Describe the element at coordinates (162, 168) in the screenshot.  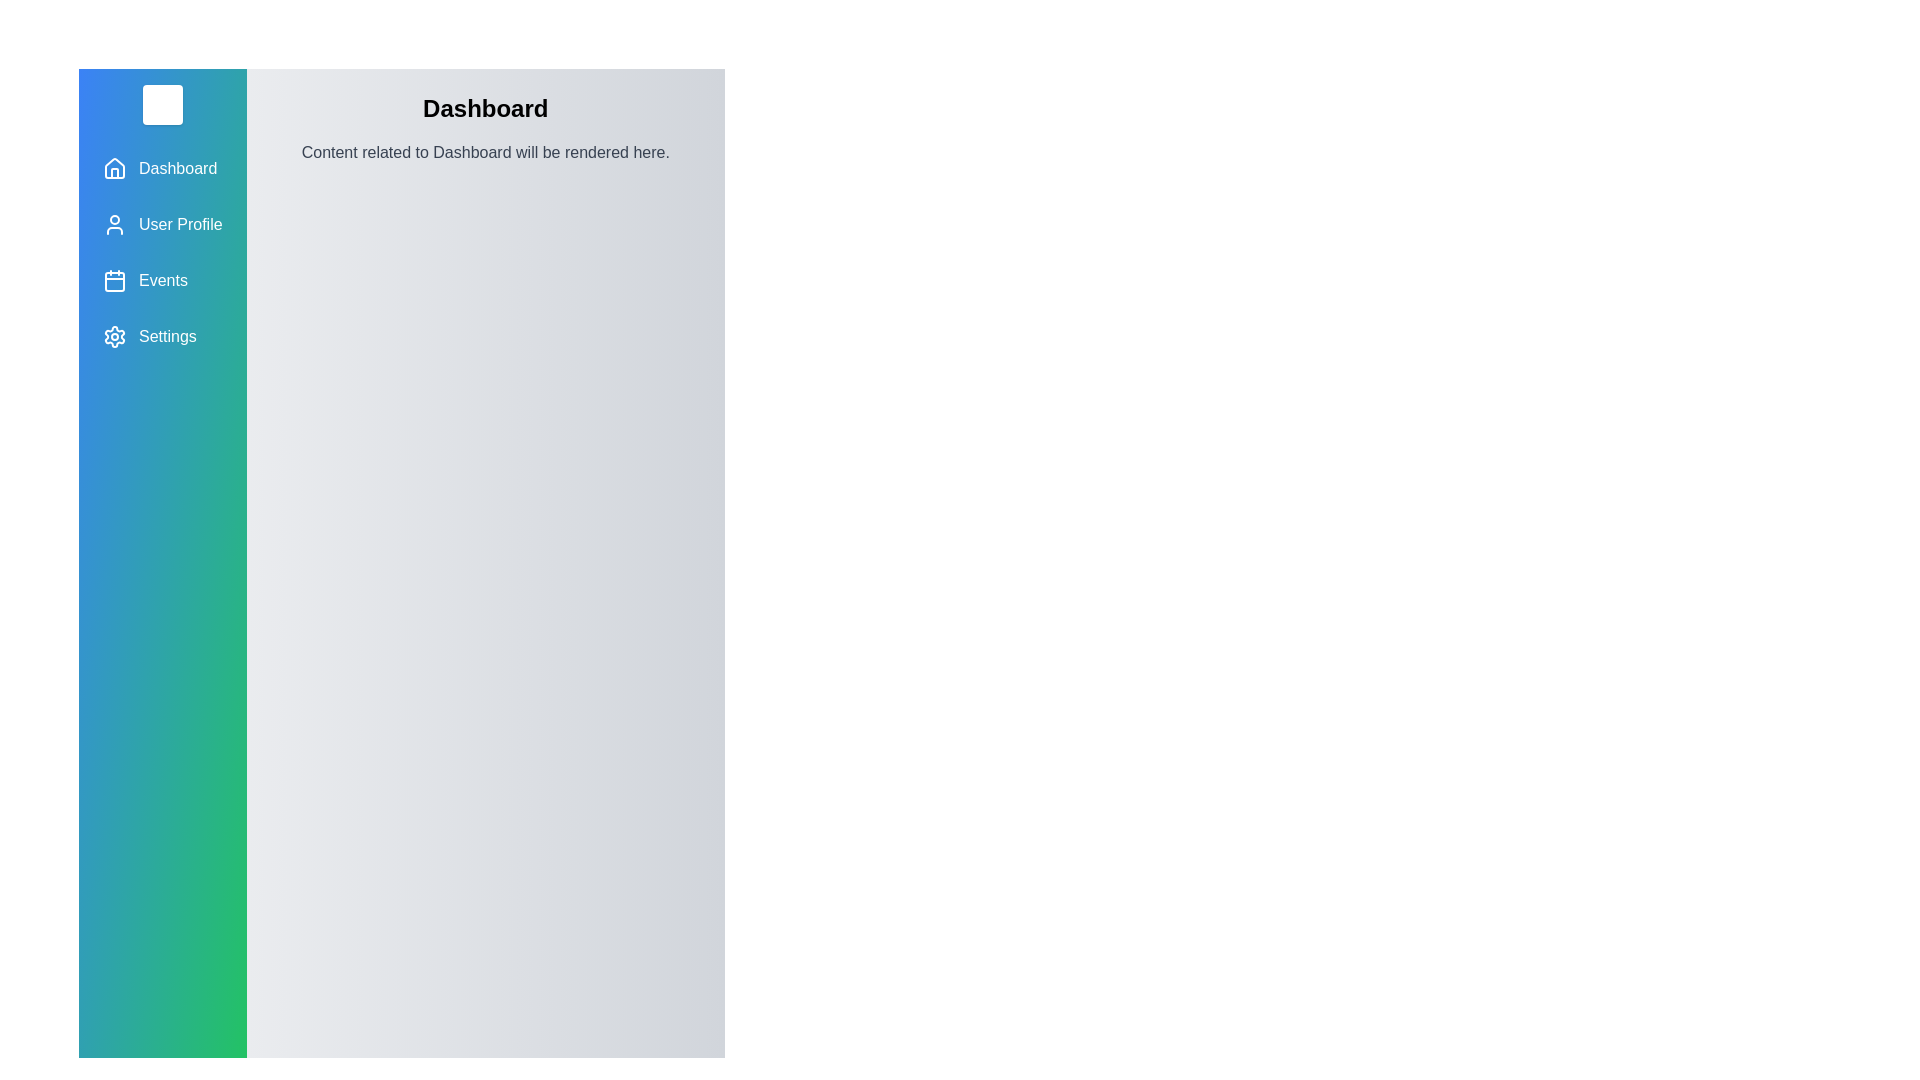
I see `the Dashboard tab from the sidebar` at that location.